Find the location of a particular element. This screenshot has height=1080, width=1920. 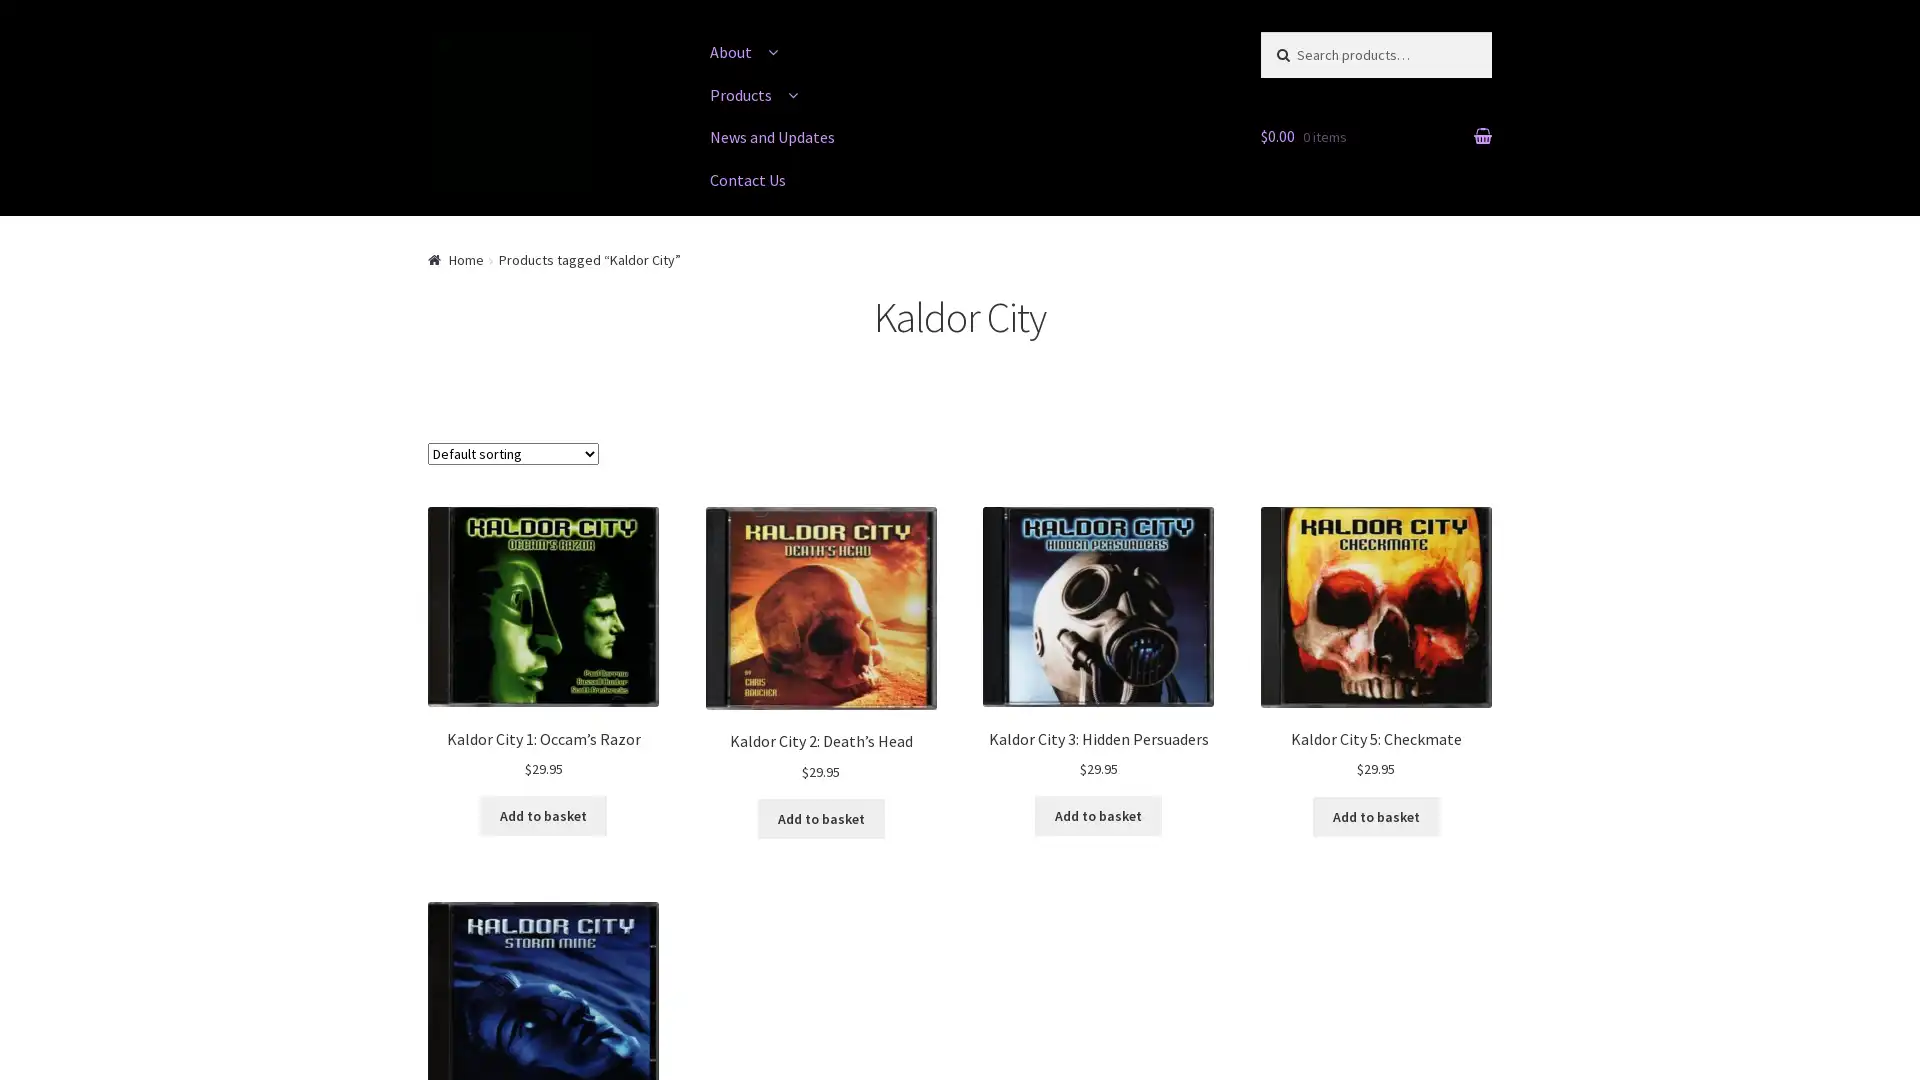

Search is located at coordinates (1301, 50).